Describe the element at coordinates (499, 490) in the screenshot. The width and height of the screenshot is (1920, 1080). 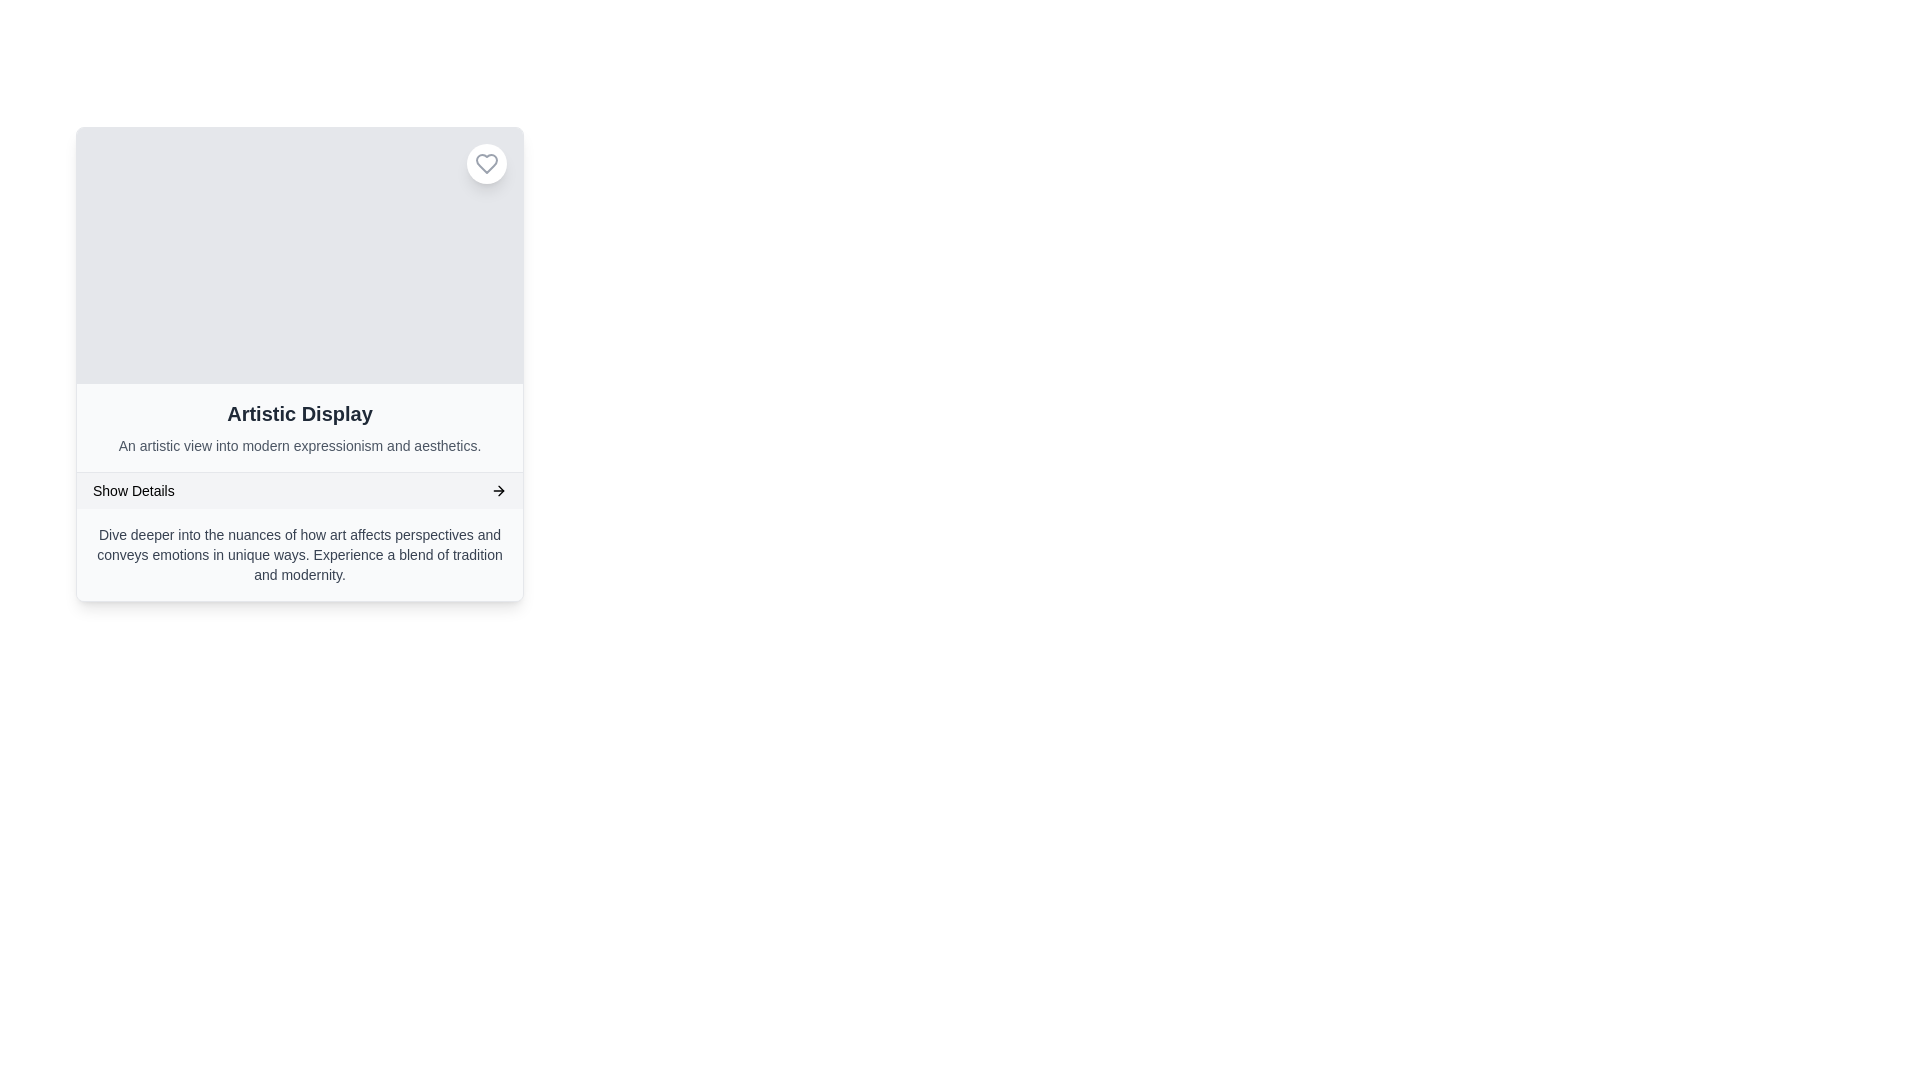
I see `the right arrow icon located at the far right within the 'Show Details' button area` at that location.